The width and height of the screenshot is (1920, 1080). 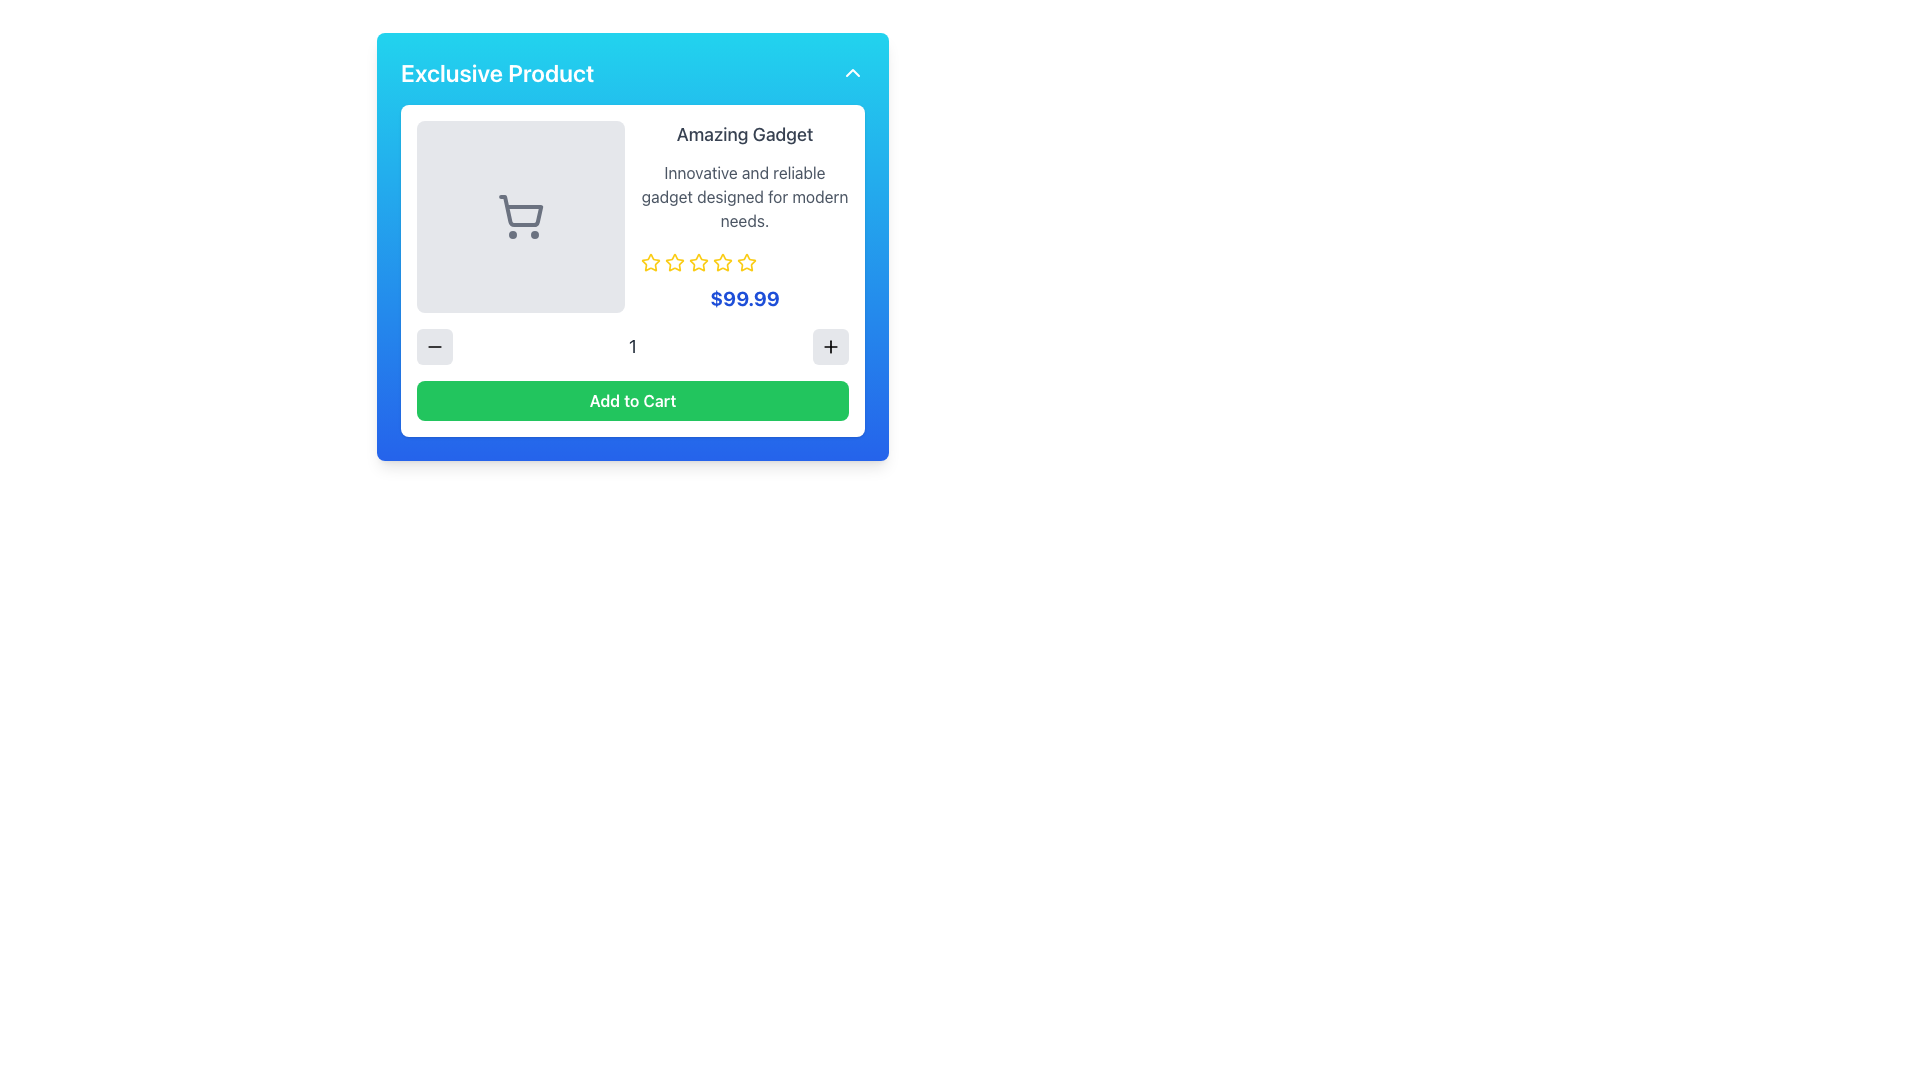 What do you see at coordinates (632, 346) in the screenshot?
I see `the Text Label element displaying the number '1', which is centrally located at the bottom part of a product card, between a decrement button and an increment button` at bounding box center [632, 346].